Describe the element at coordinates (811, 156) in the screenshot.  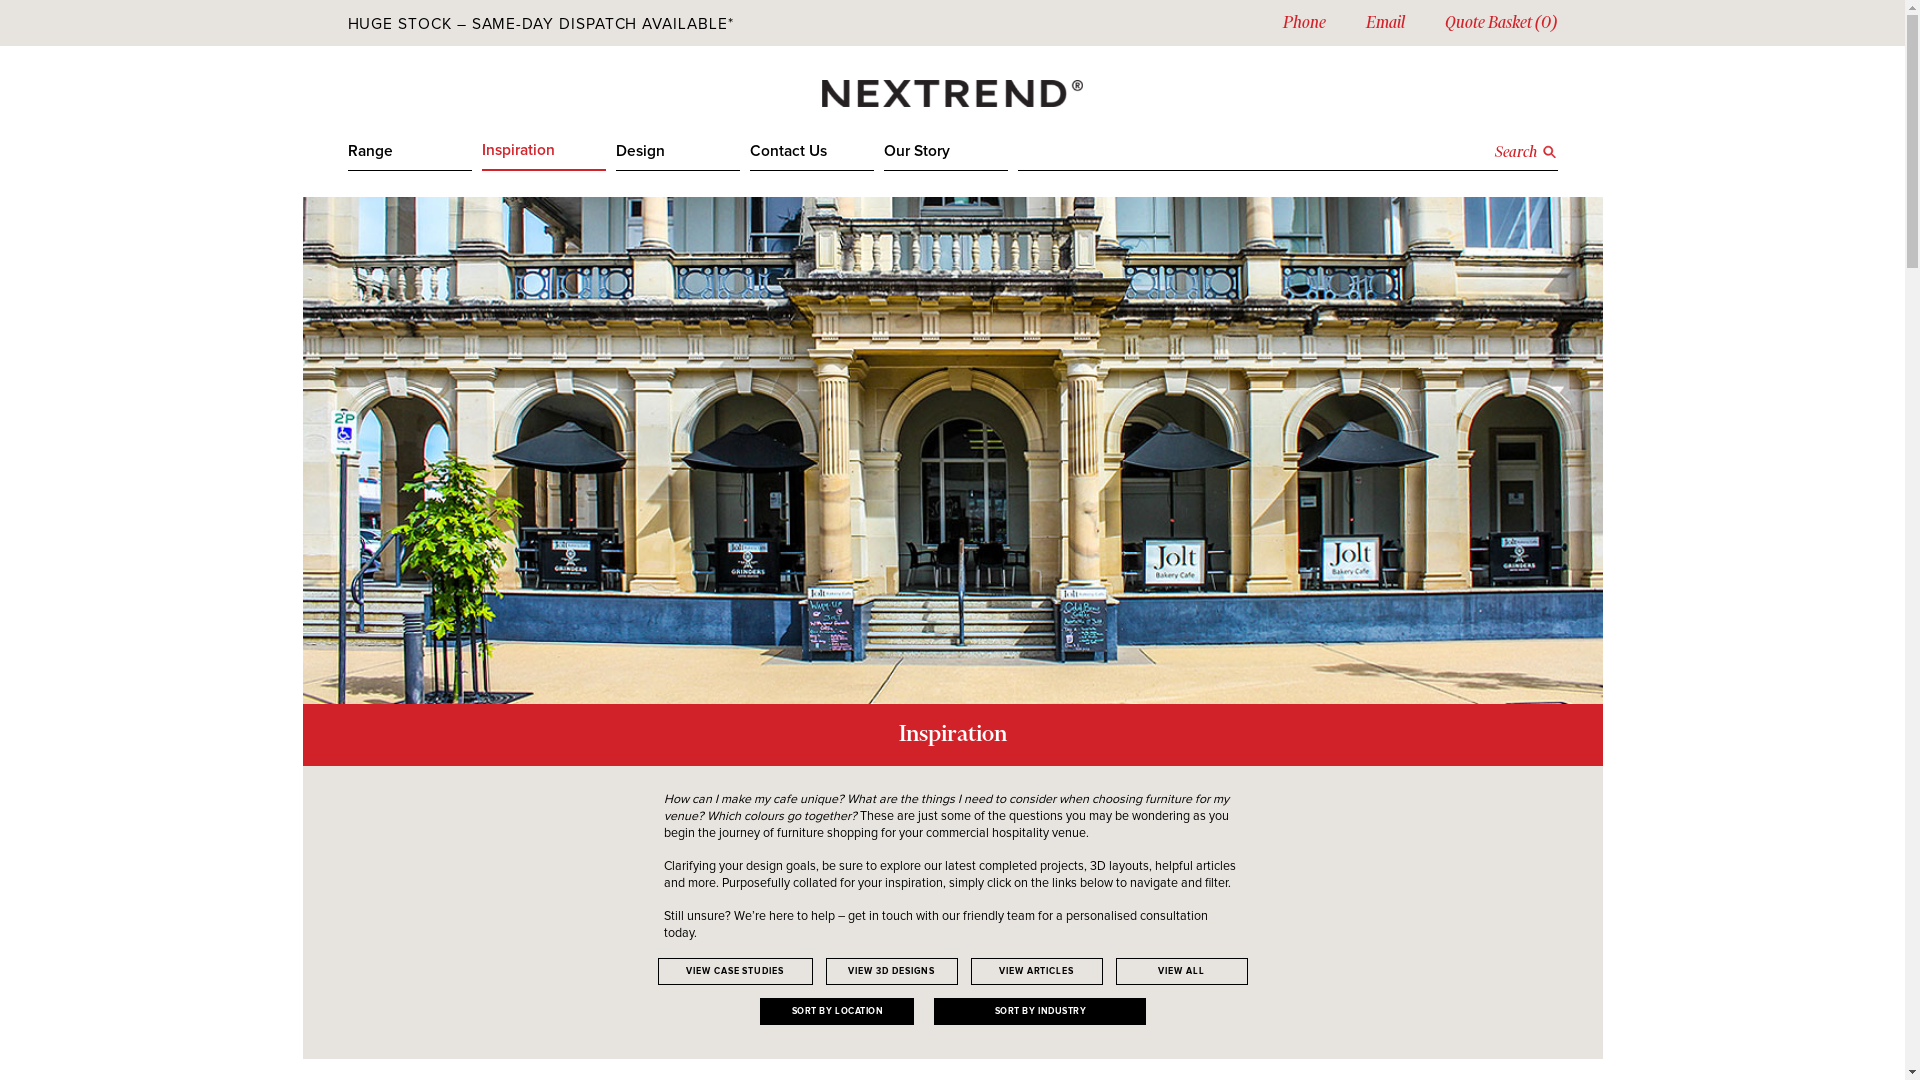
I see `'Contact Us'` at that location.